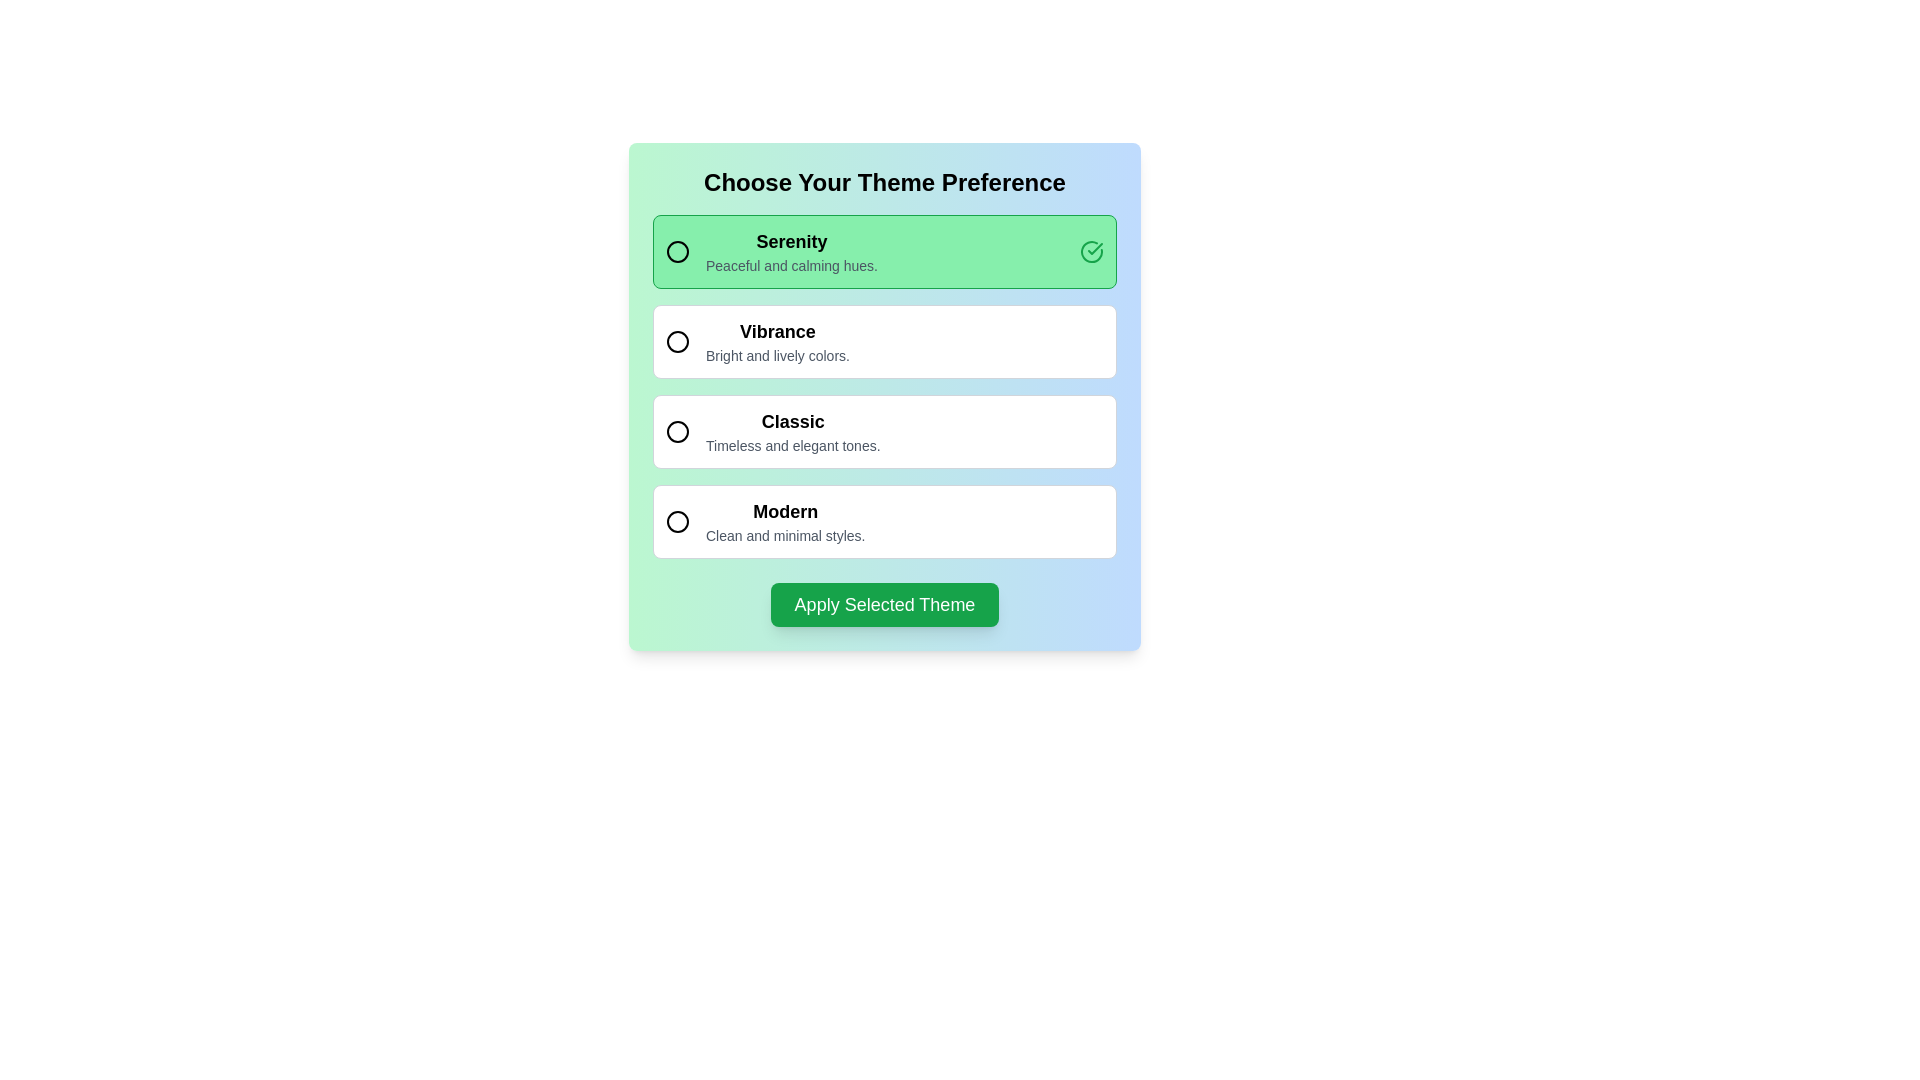 This screenshot has height=1080, width=1920. What do you see at coordinates (883, 604) in the screenshot?
I see `the confirm button located at the bottom center of the 'Choose Your Theme Preference' panel to trigger a visual effect` at bounding box center [883, 604].